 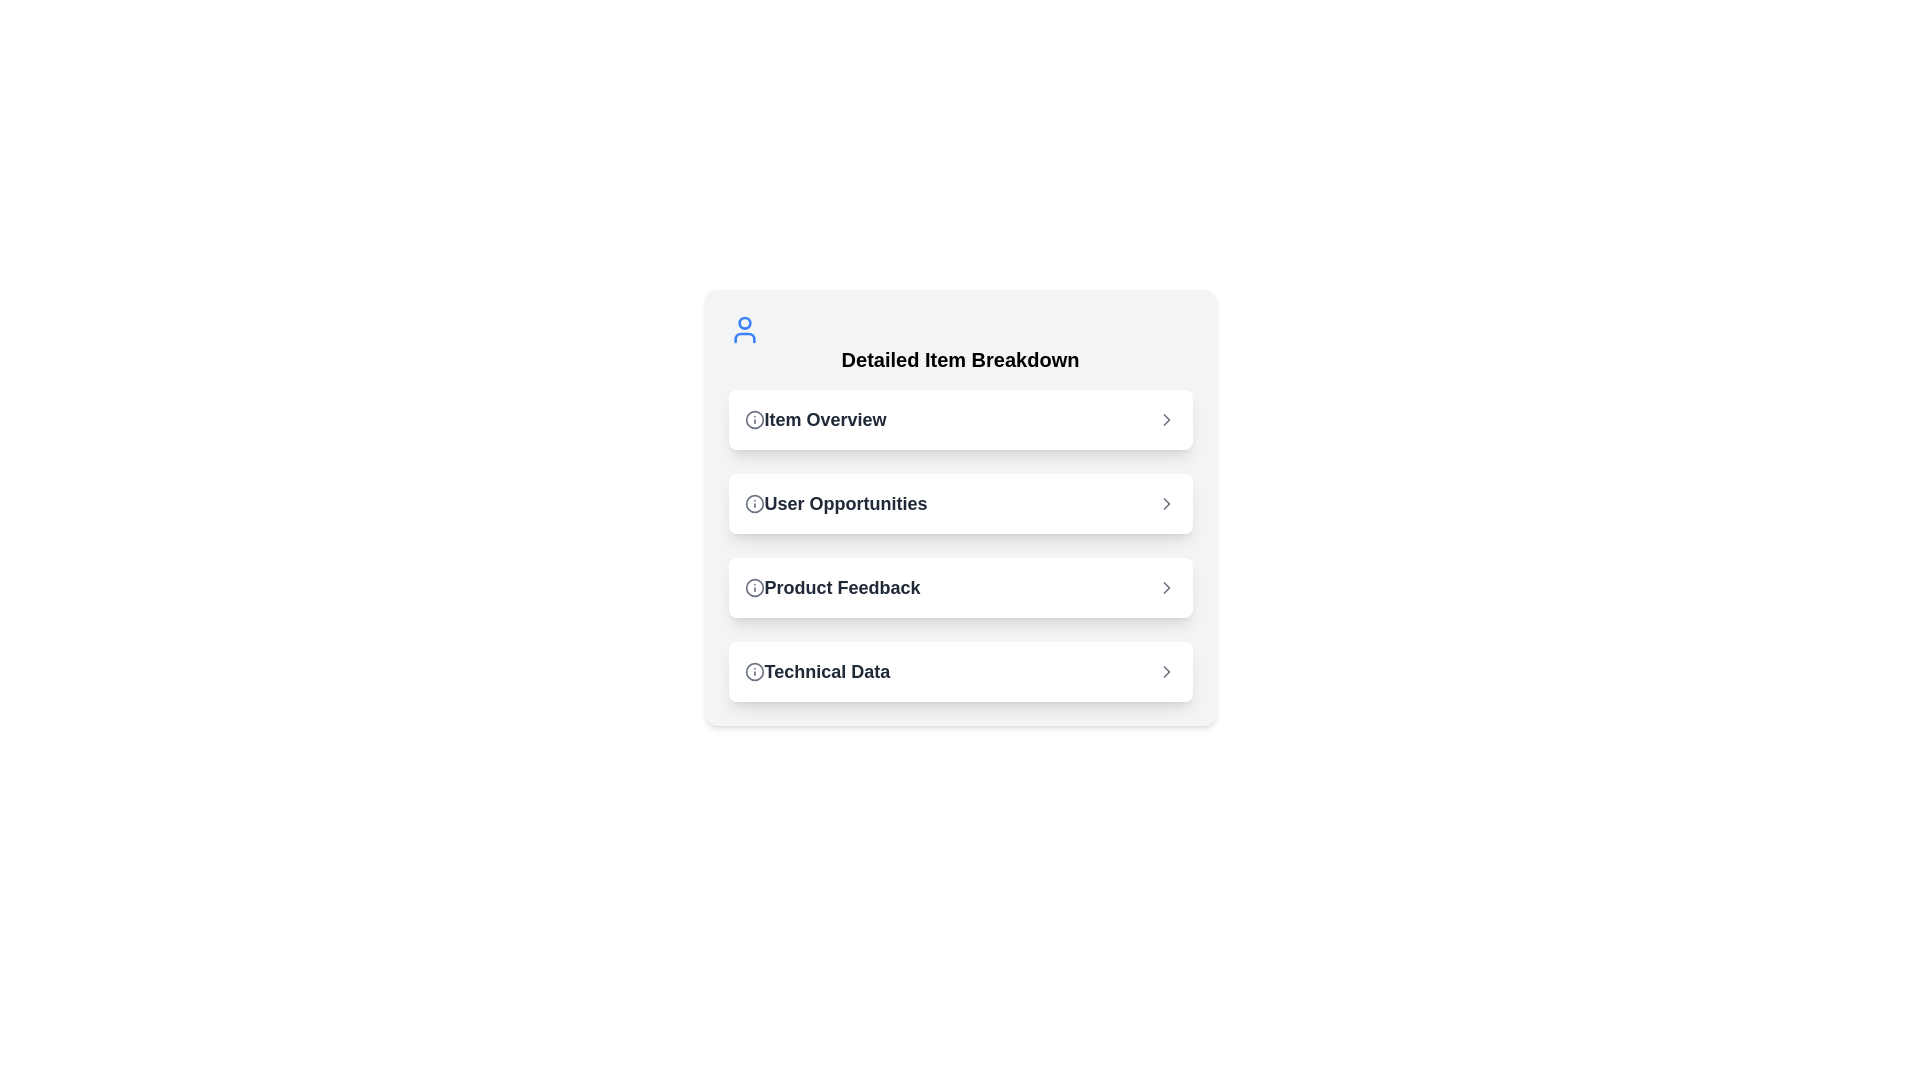 I want to click on the chevron arrow icon next to the 'User Opportunities' row, so click(x=1166, y=503).